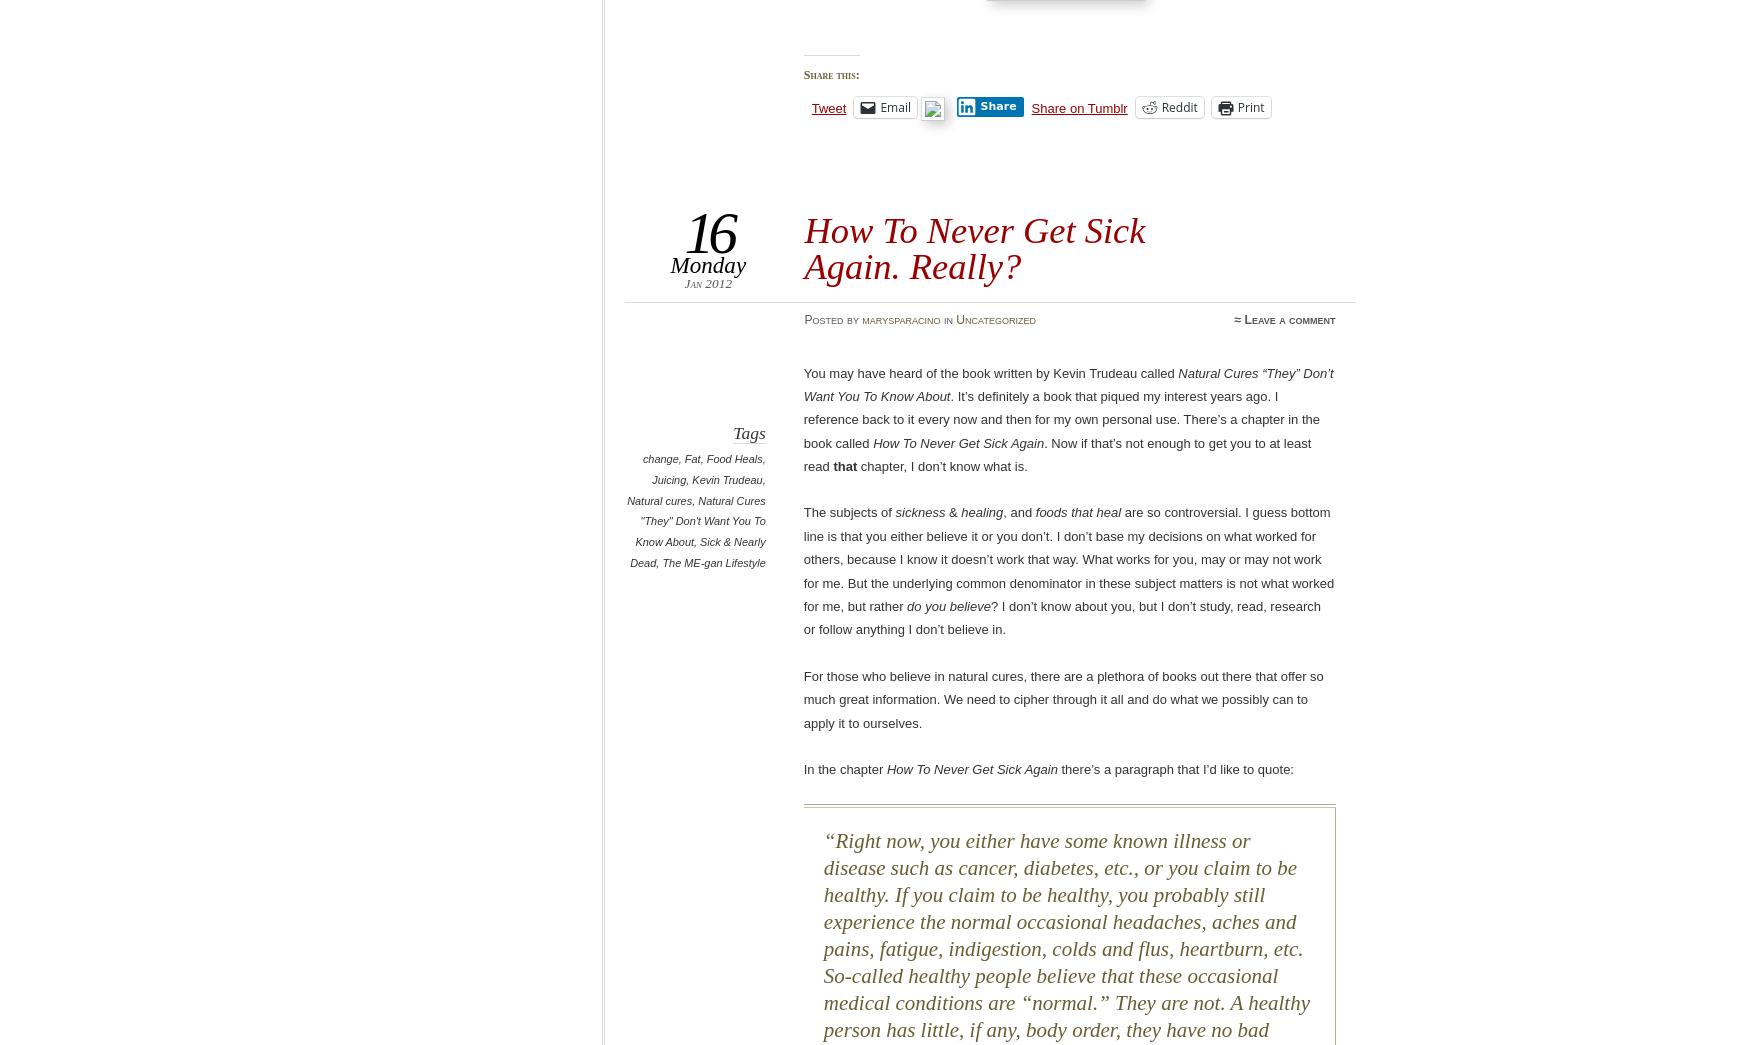  Describe the element at coordinates (994, 319) in the screenshot. I see `'Uncategorized'` at that location.